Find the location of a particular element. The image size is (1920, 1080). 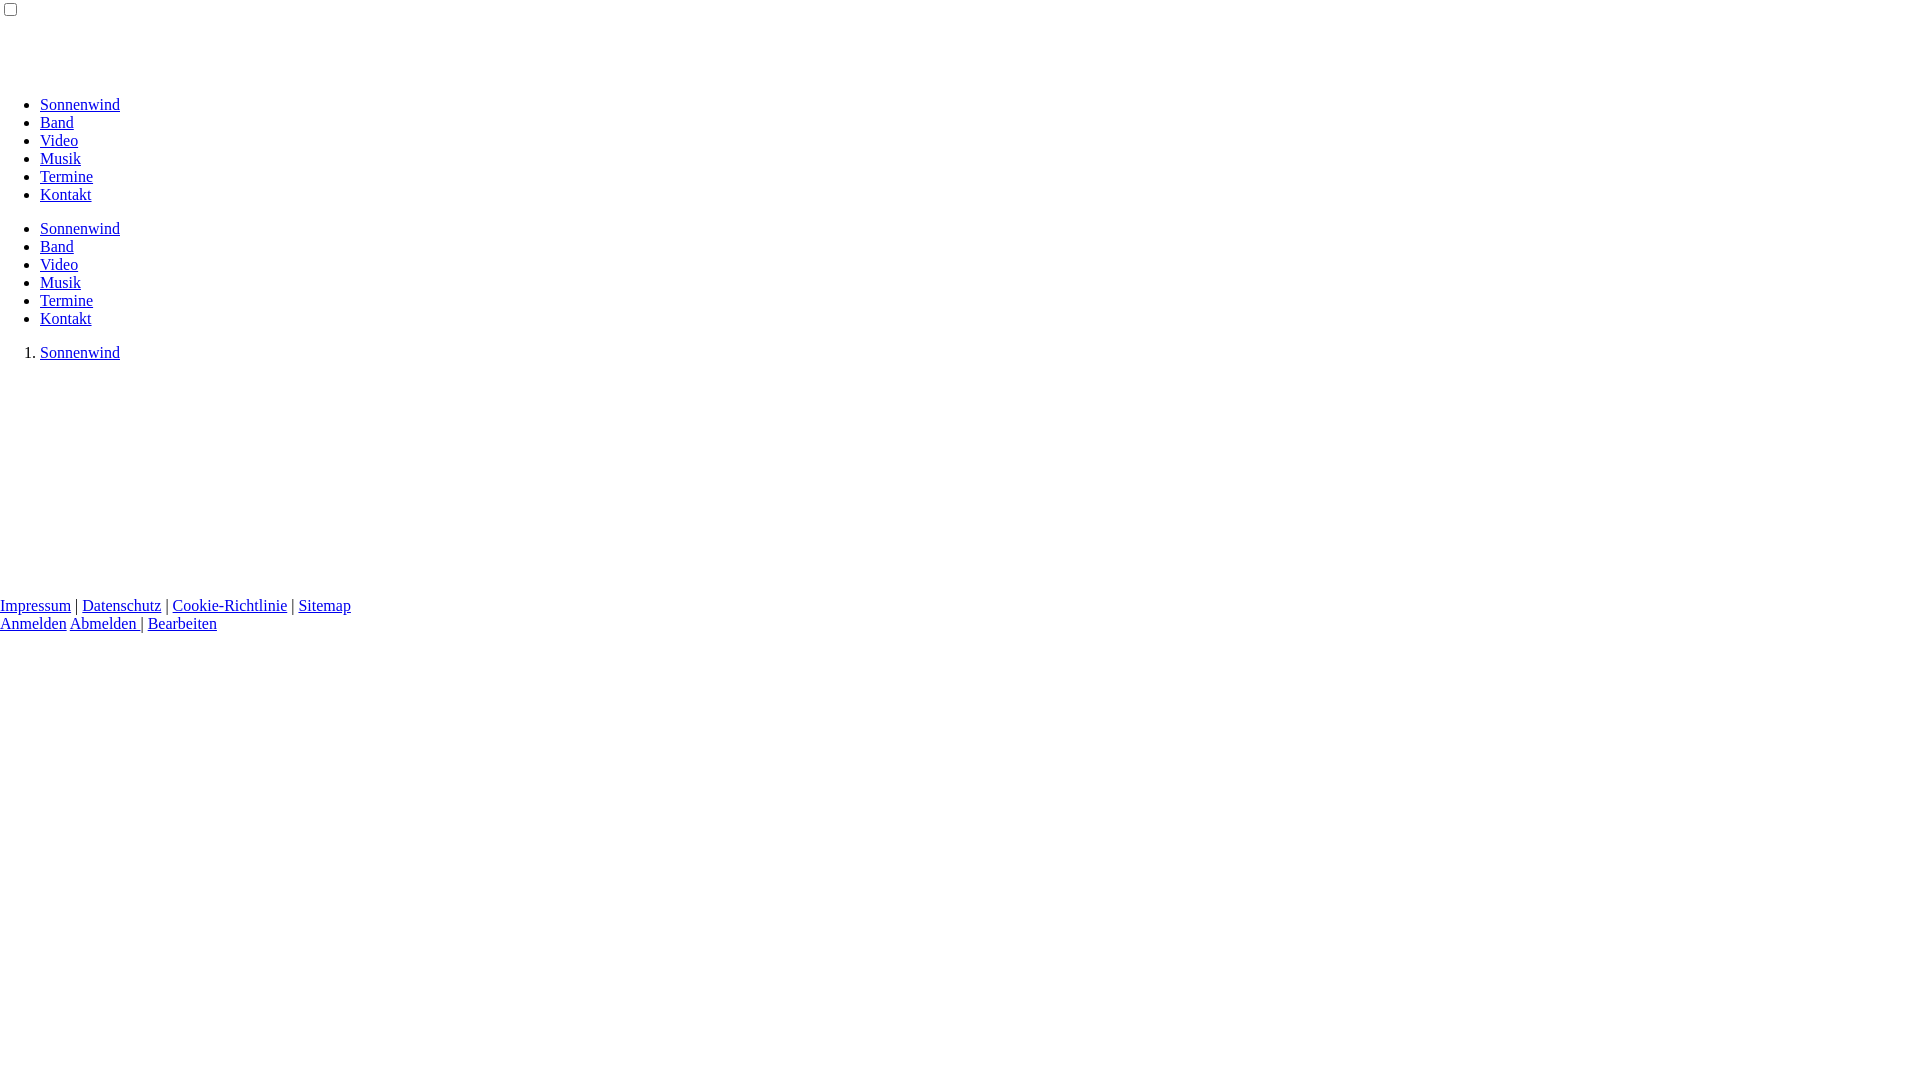

'Cookie-Richtlinie' is located at coordinates (230, 604).